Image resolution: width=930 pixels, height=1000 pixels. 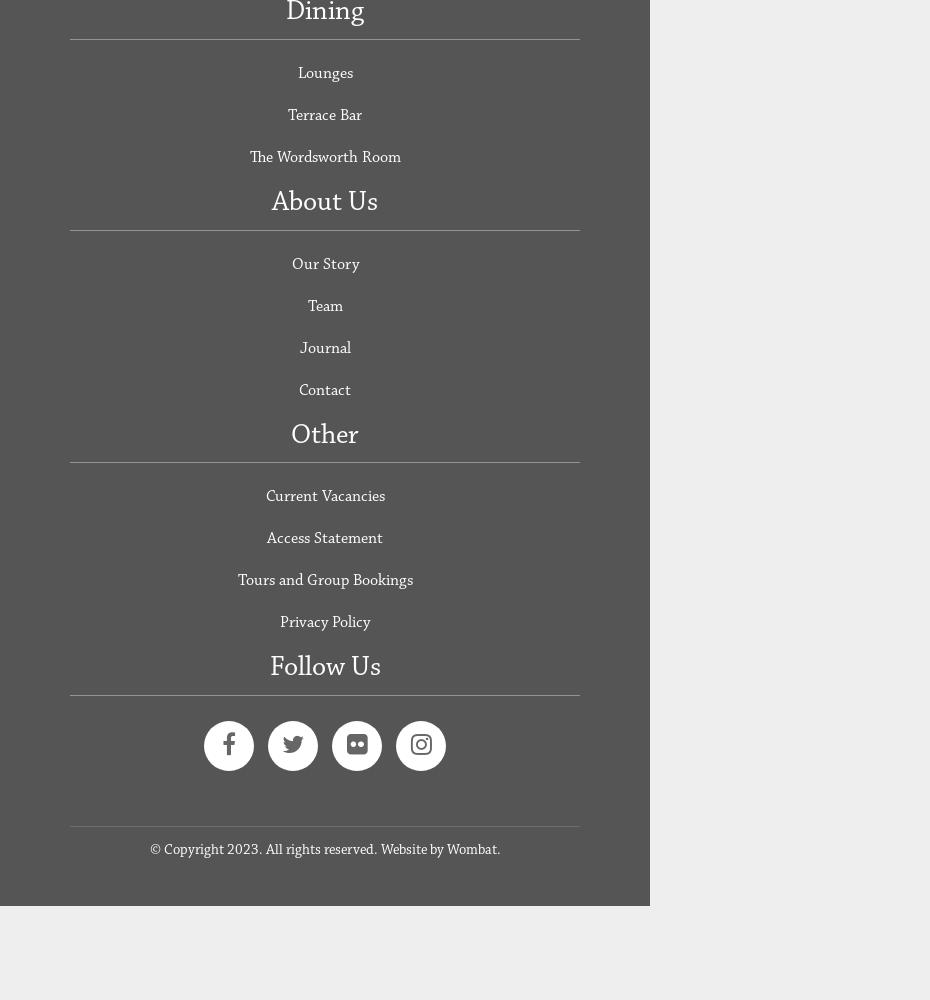 I want to click on 'Follow Us', so click(x=323, y=667).